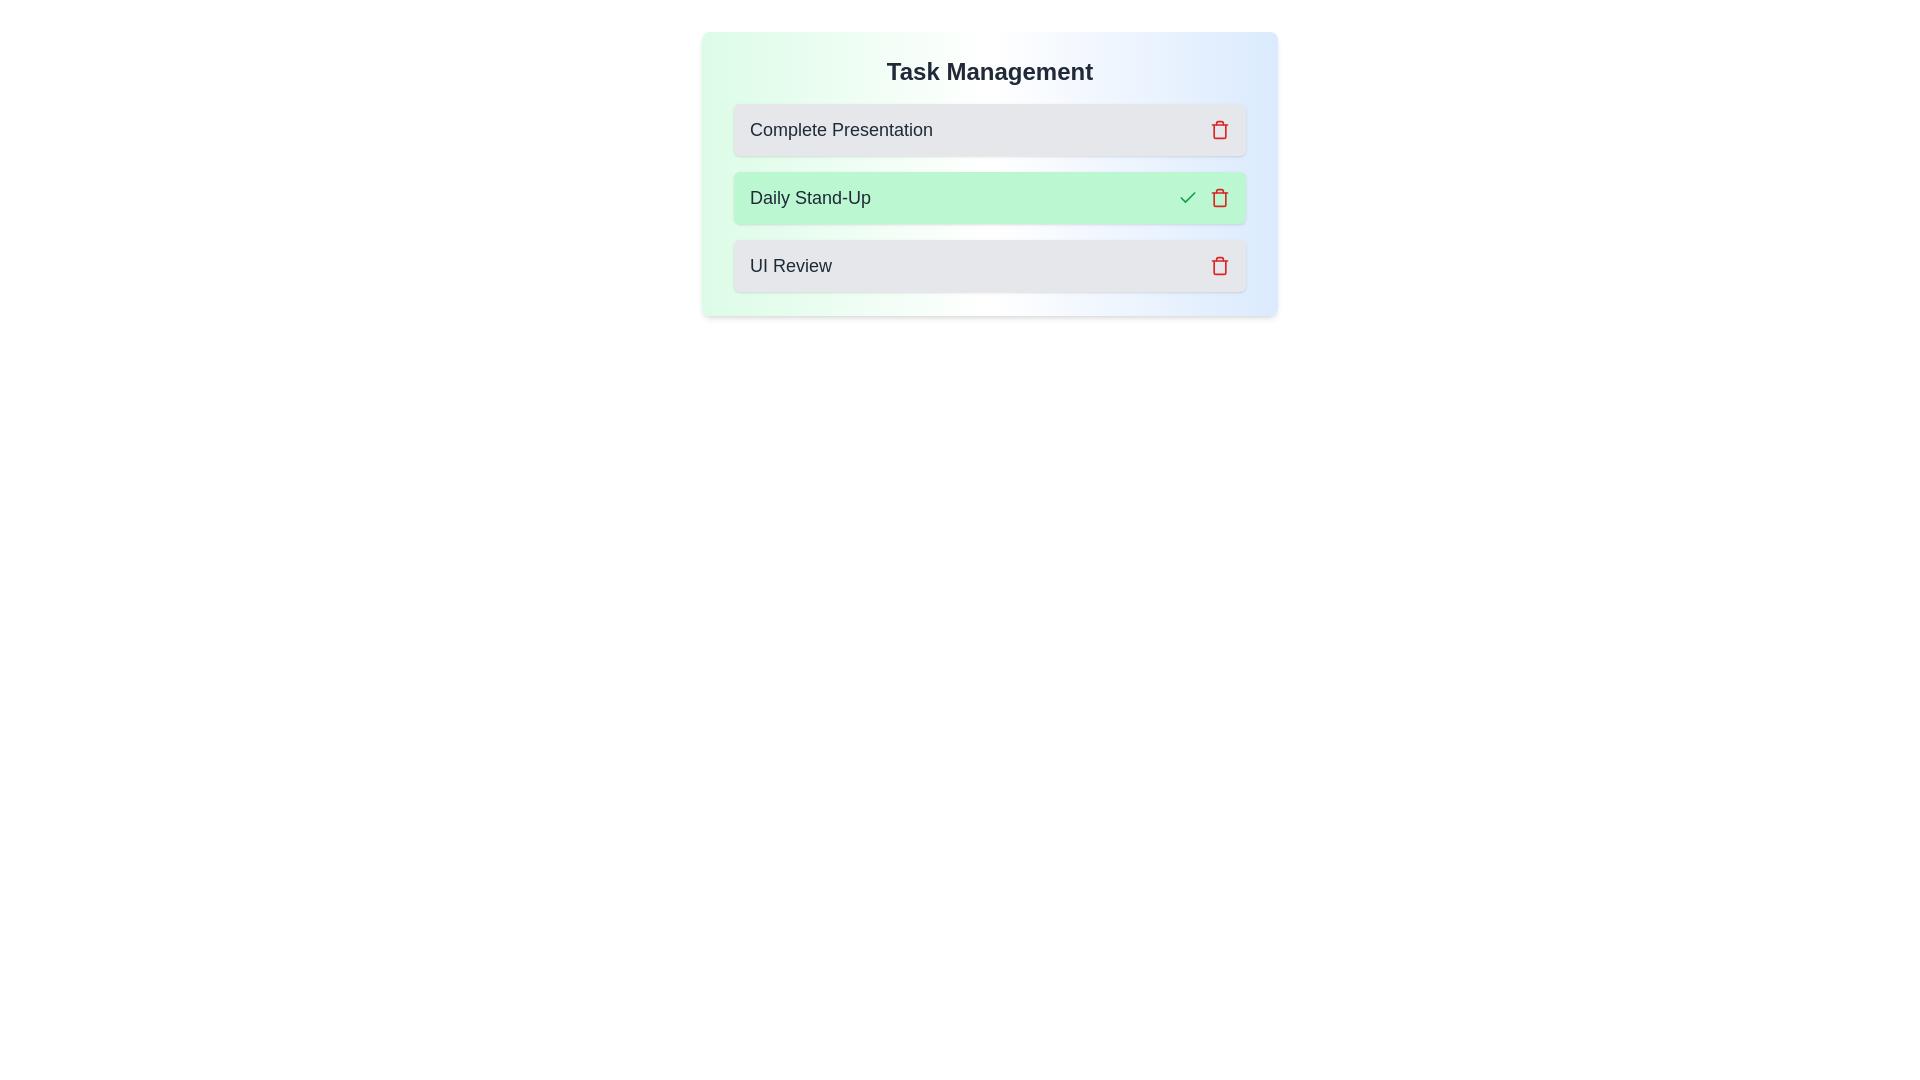  Describe the element at coordinates (1218, 265) in the screenshot. I see `trash icon for the task named UI Review` at that location.